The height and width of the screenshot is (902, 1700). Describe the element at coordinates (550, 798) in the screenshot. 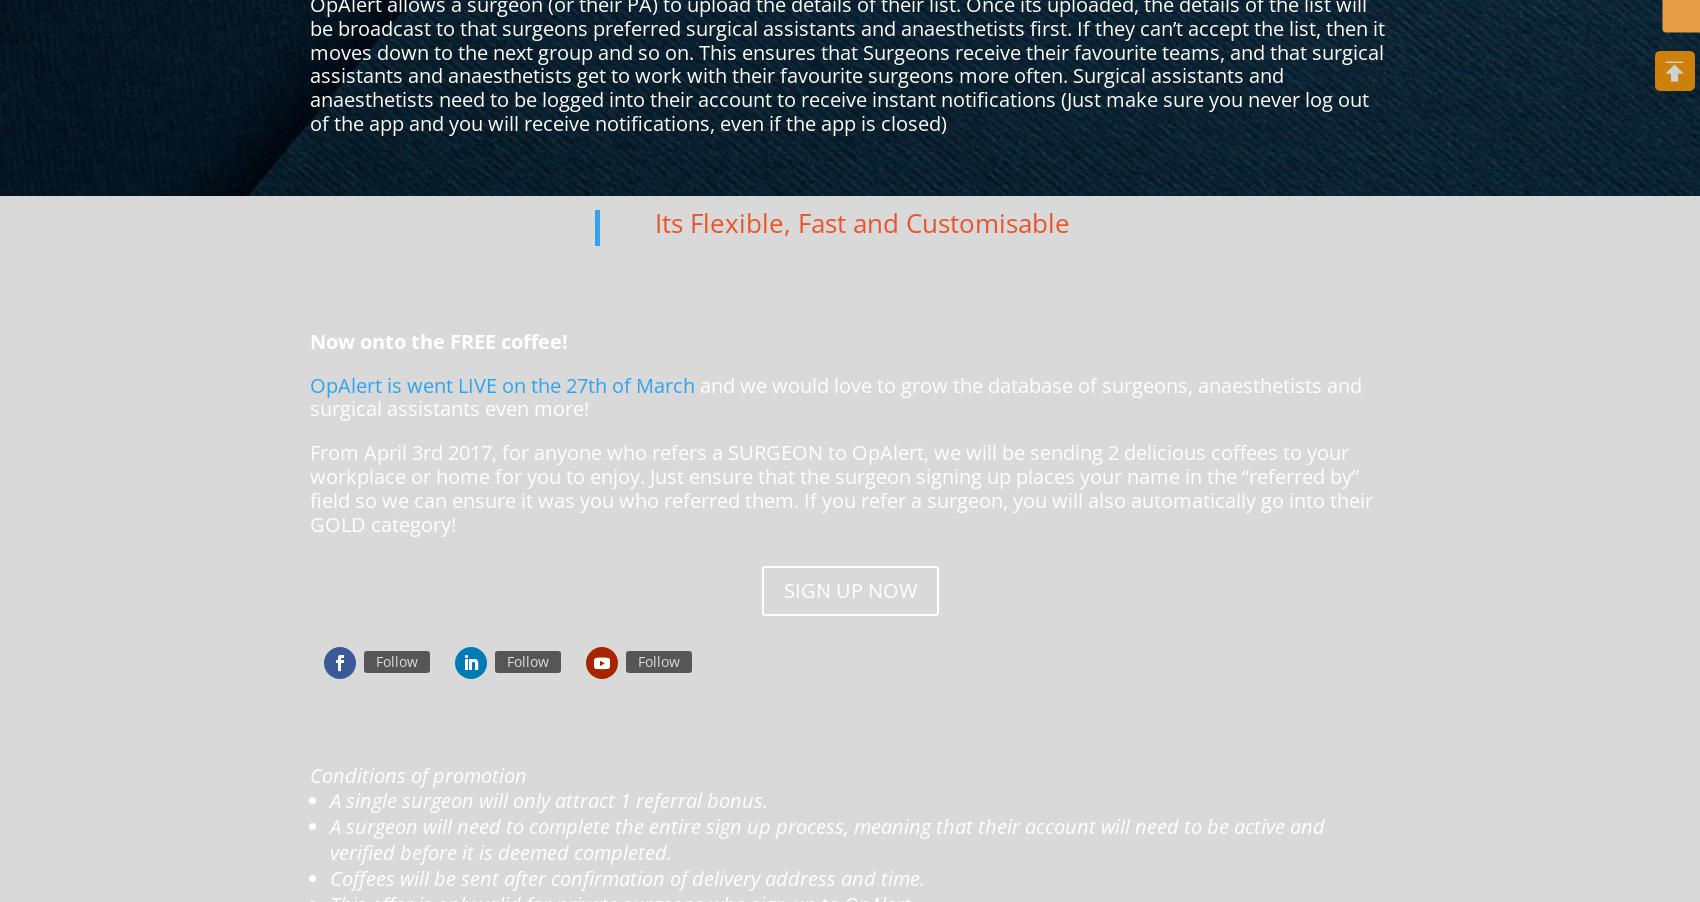

I see `'A single surgeon will only attract 1 referral bonus.'` at that location.